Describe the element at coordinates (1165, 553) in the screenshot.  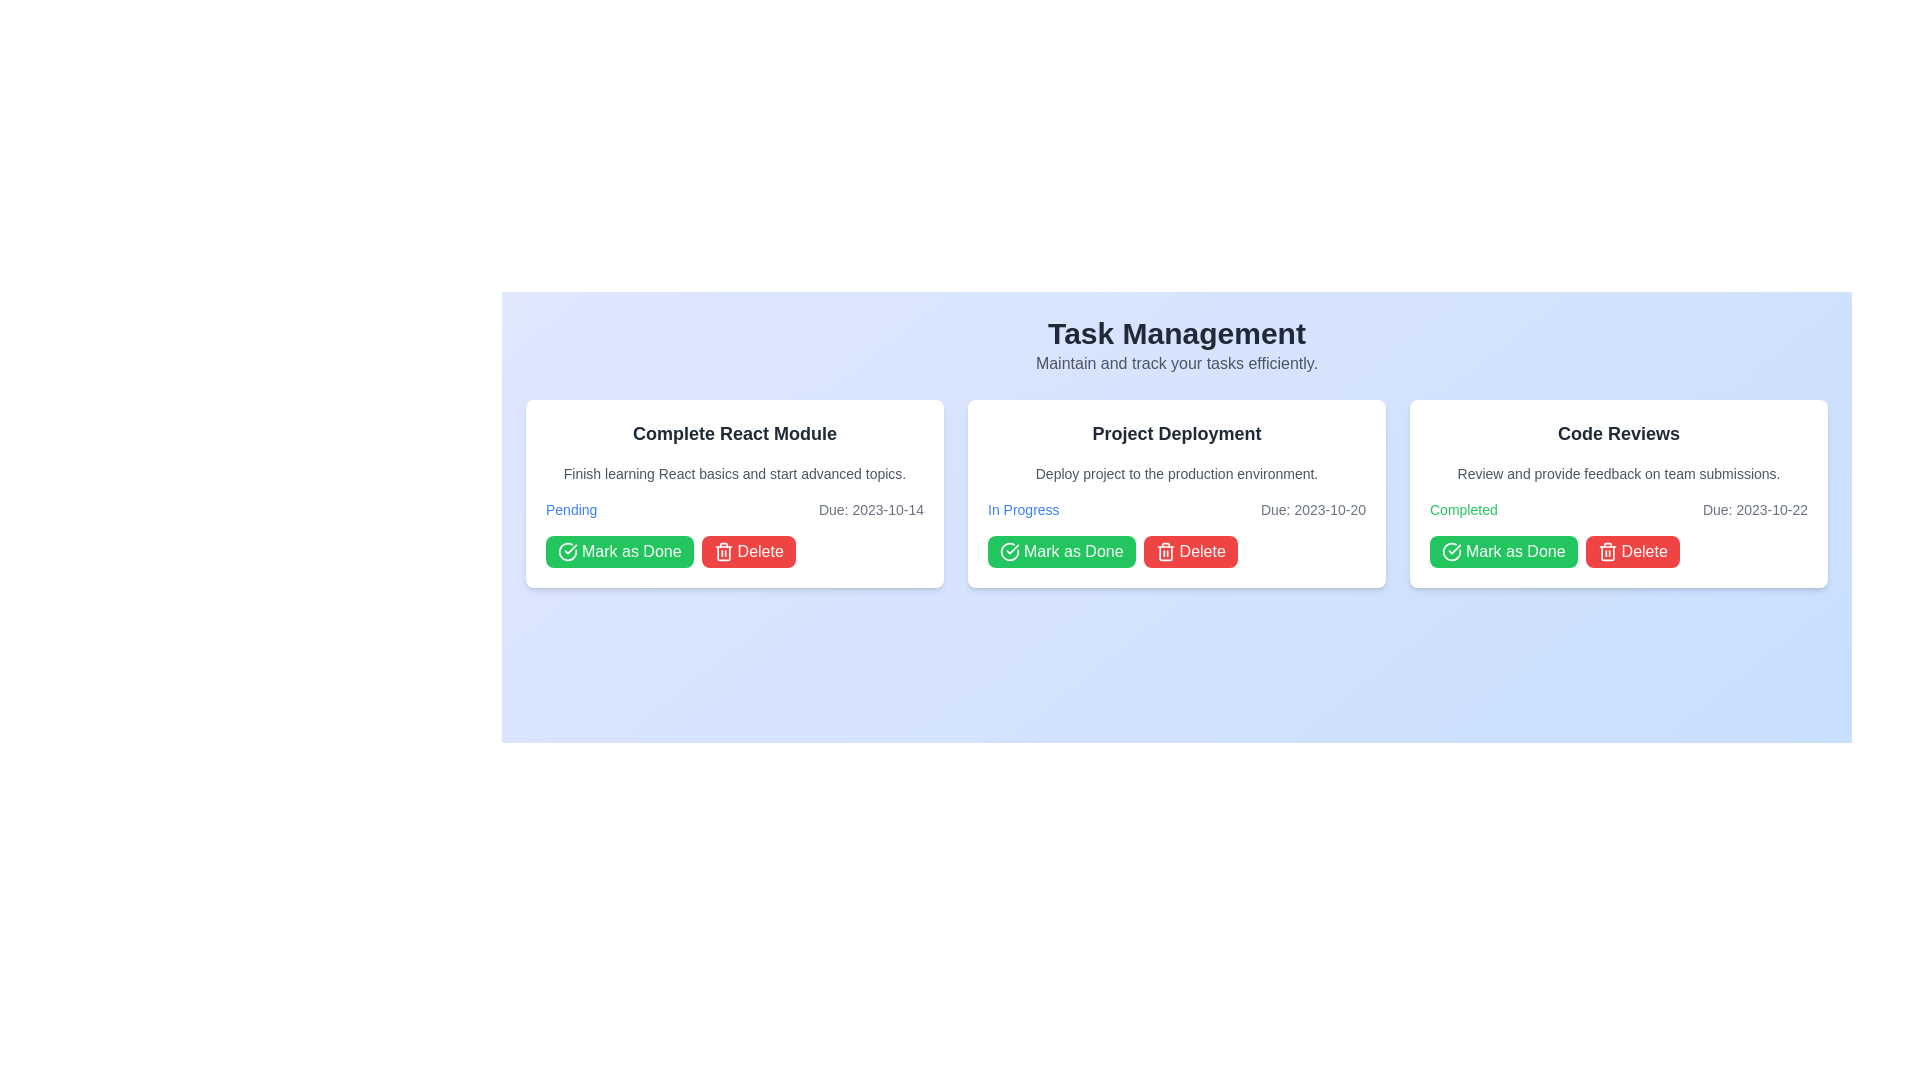
I see `the trashcan icon button located in the second card of the 'Project Deployment' section to initiate a delete action for the corresponding task` at that location.